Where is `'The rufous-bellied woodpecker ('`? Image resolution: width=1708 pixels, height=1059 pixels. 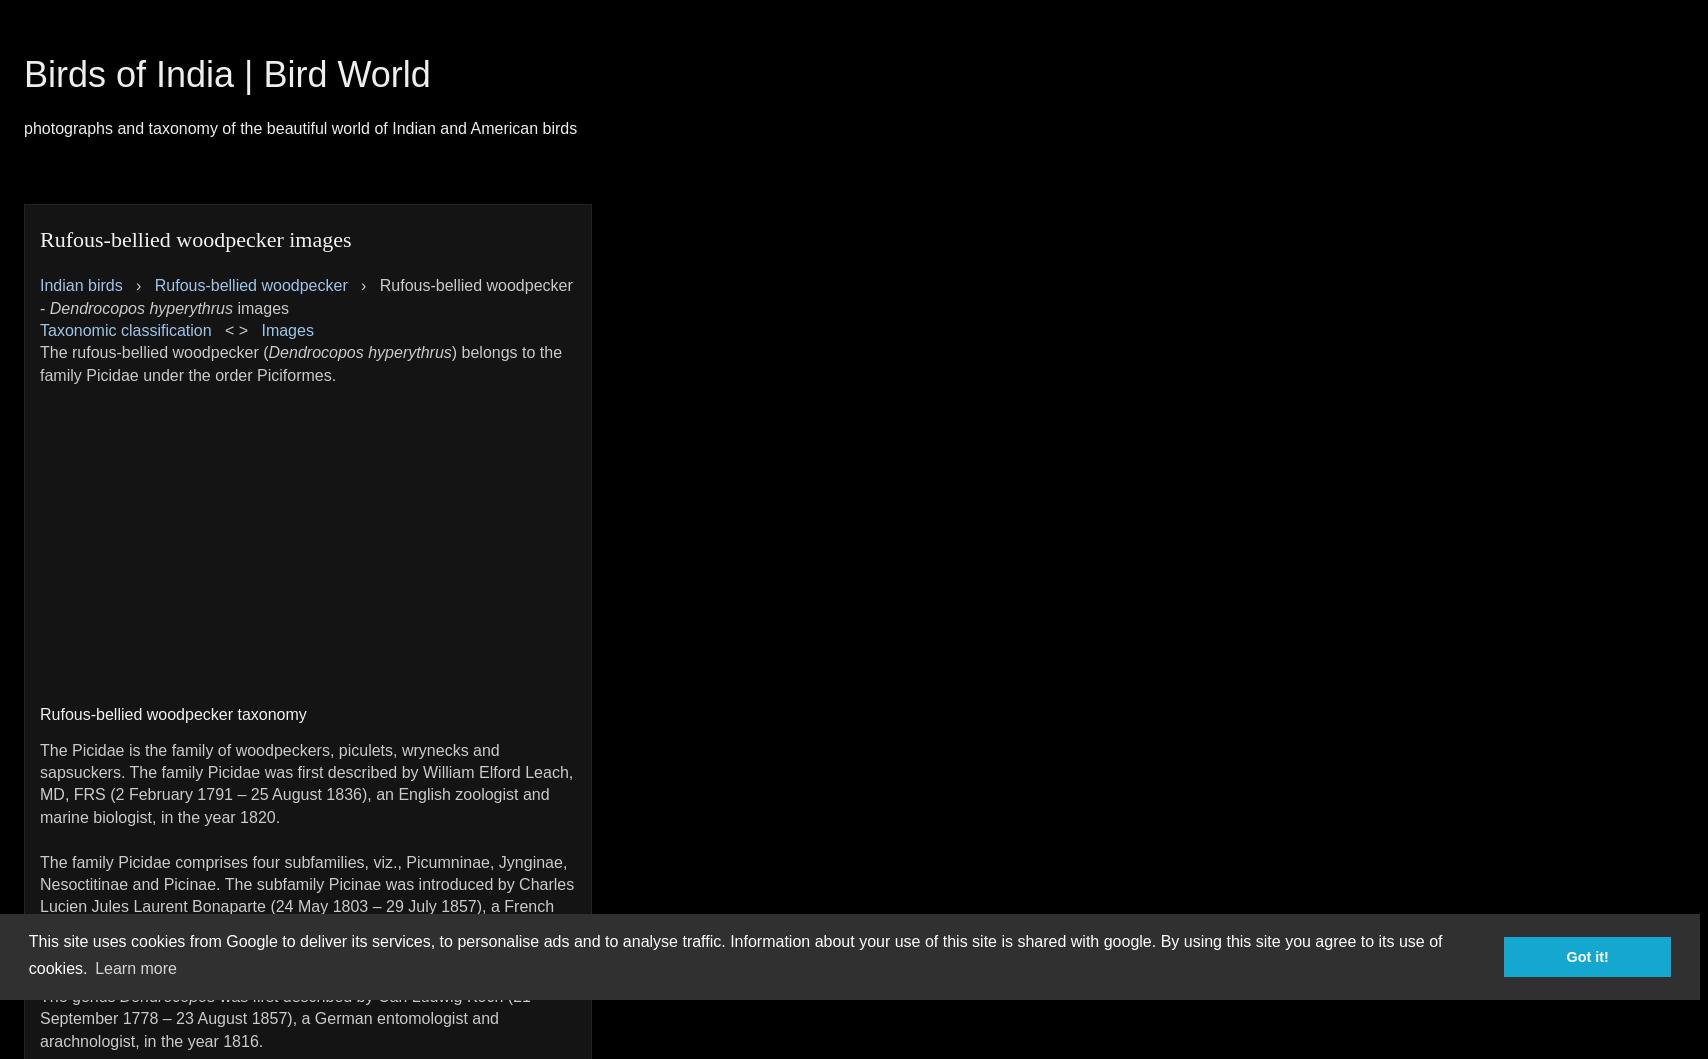
'The rufous-bellied woodpecker (' is located at coordinates (154, 351).